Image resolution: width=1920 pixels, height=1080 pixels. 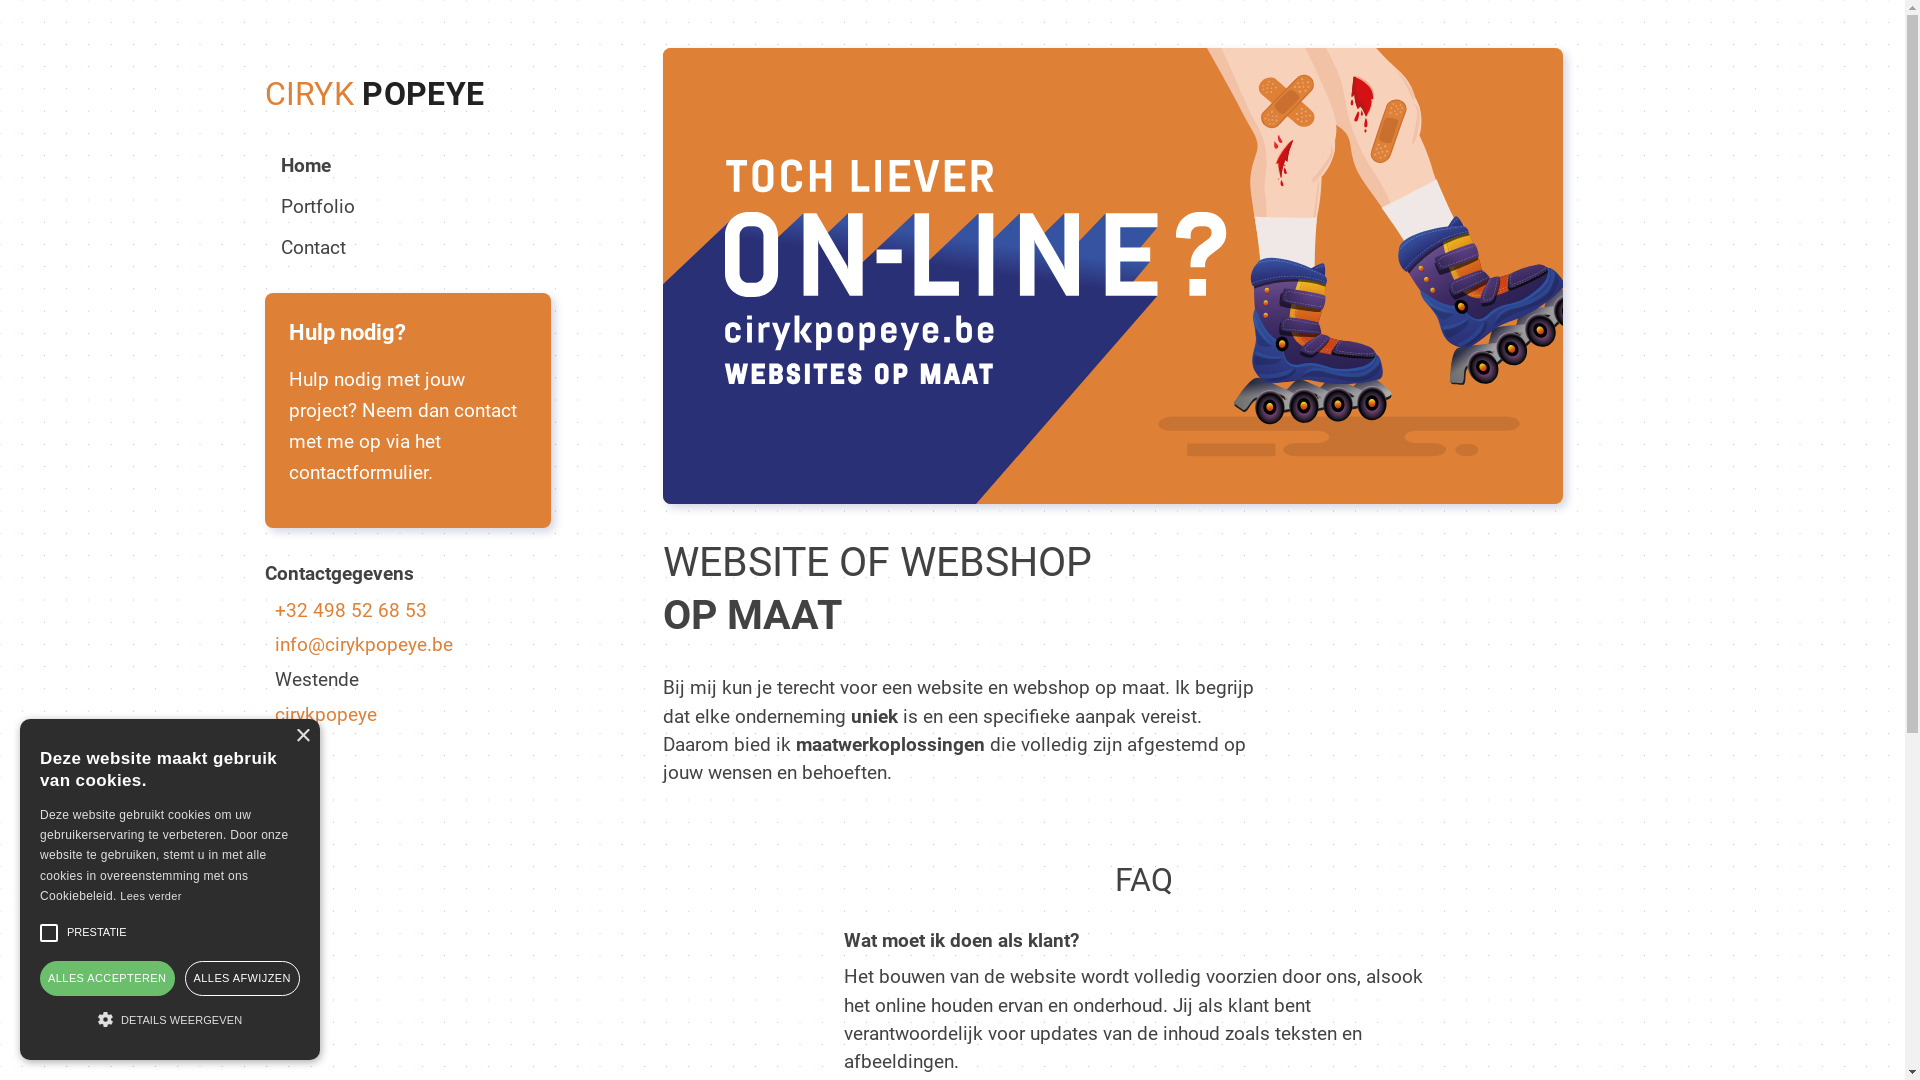 What do you see at coordinates (406, 644) in the screenshot?
I see `'  info@cirykpopeye.be'` at bounding box center [406, 644].